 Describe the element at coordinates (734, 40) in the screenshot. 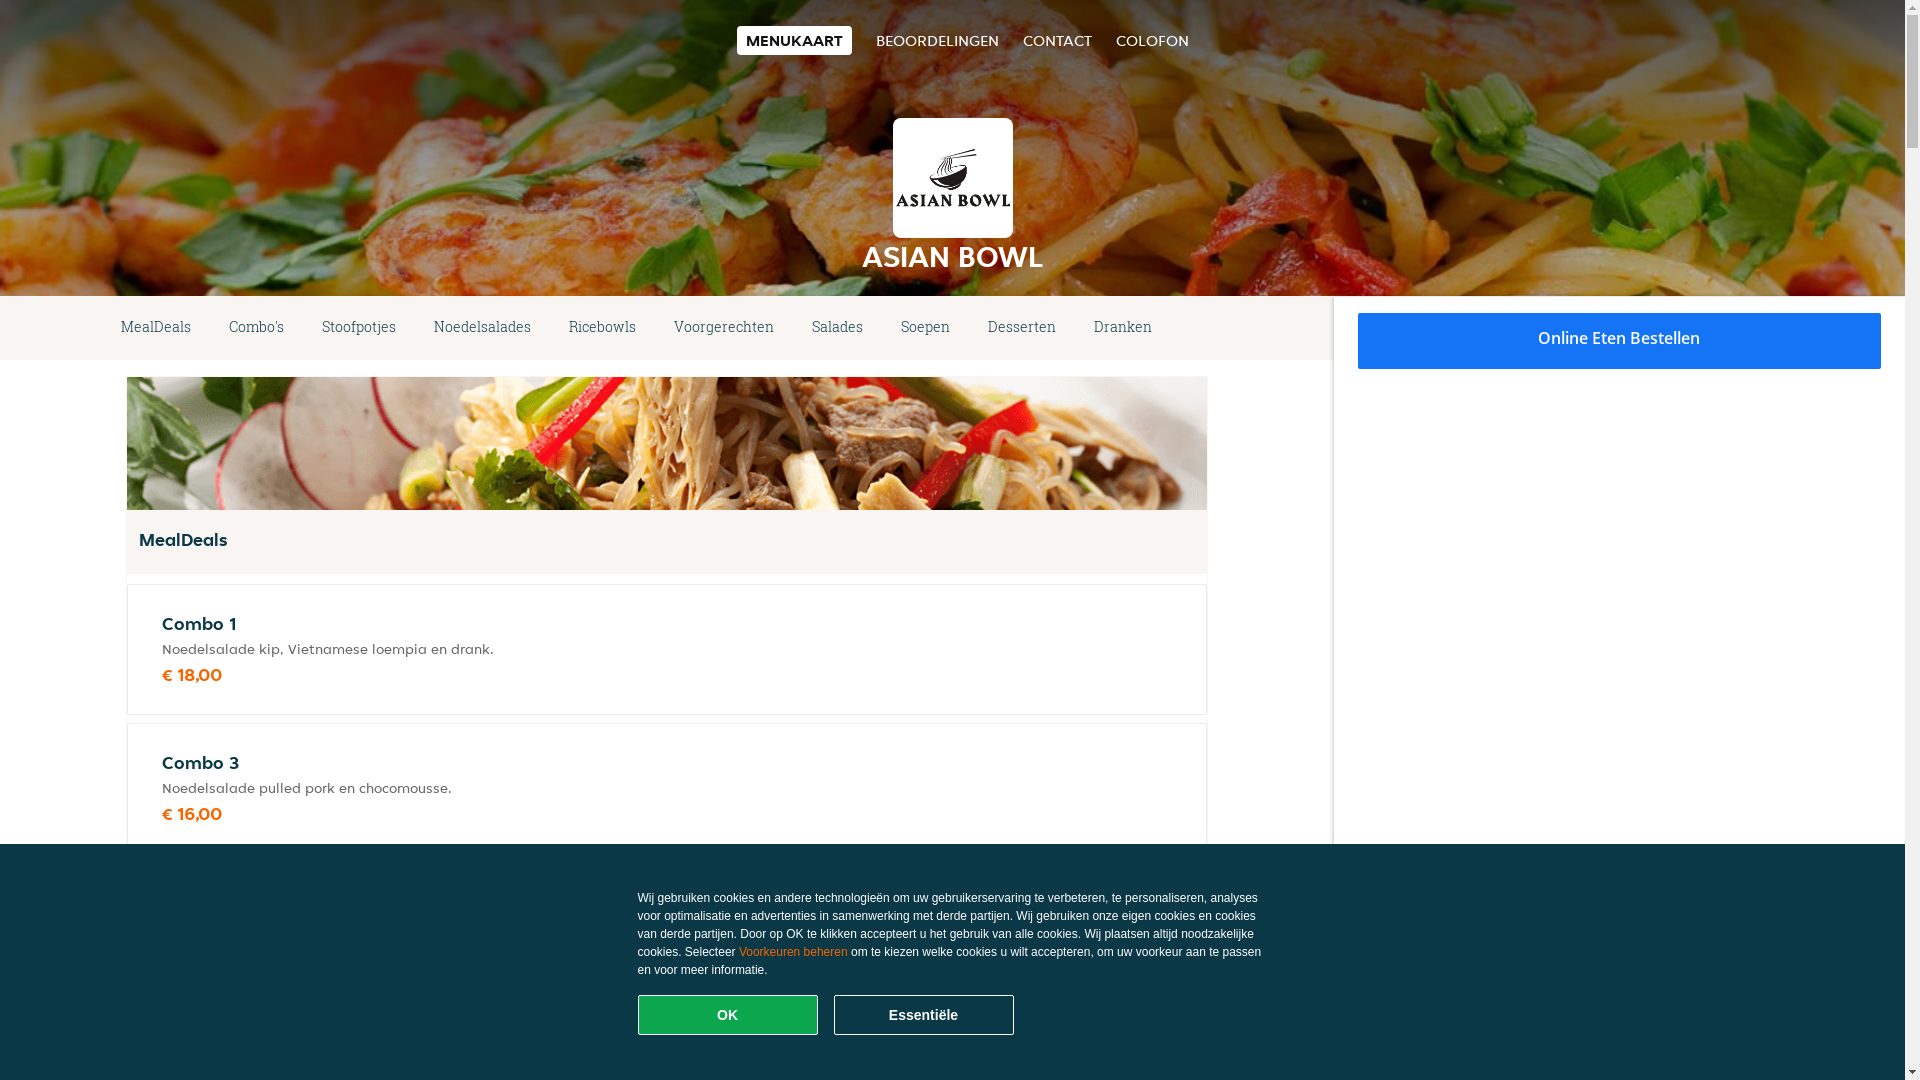

I see `'MENUKAART'` at that location.